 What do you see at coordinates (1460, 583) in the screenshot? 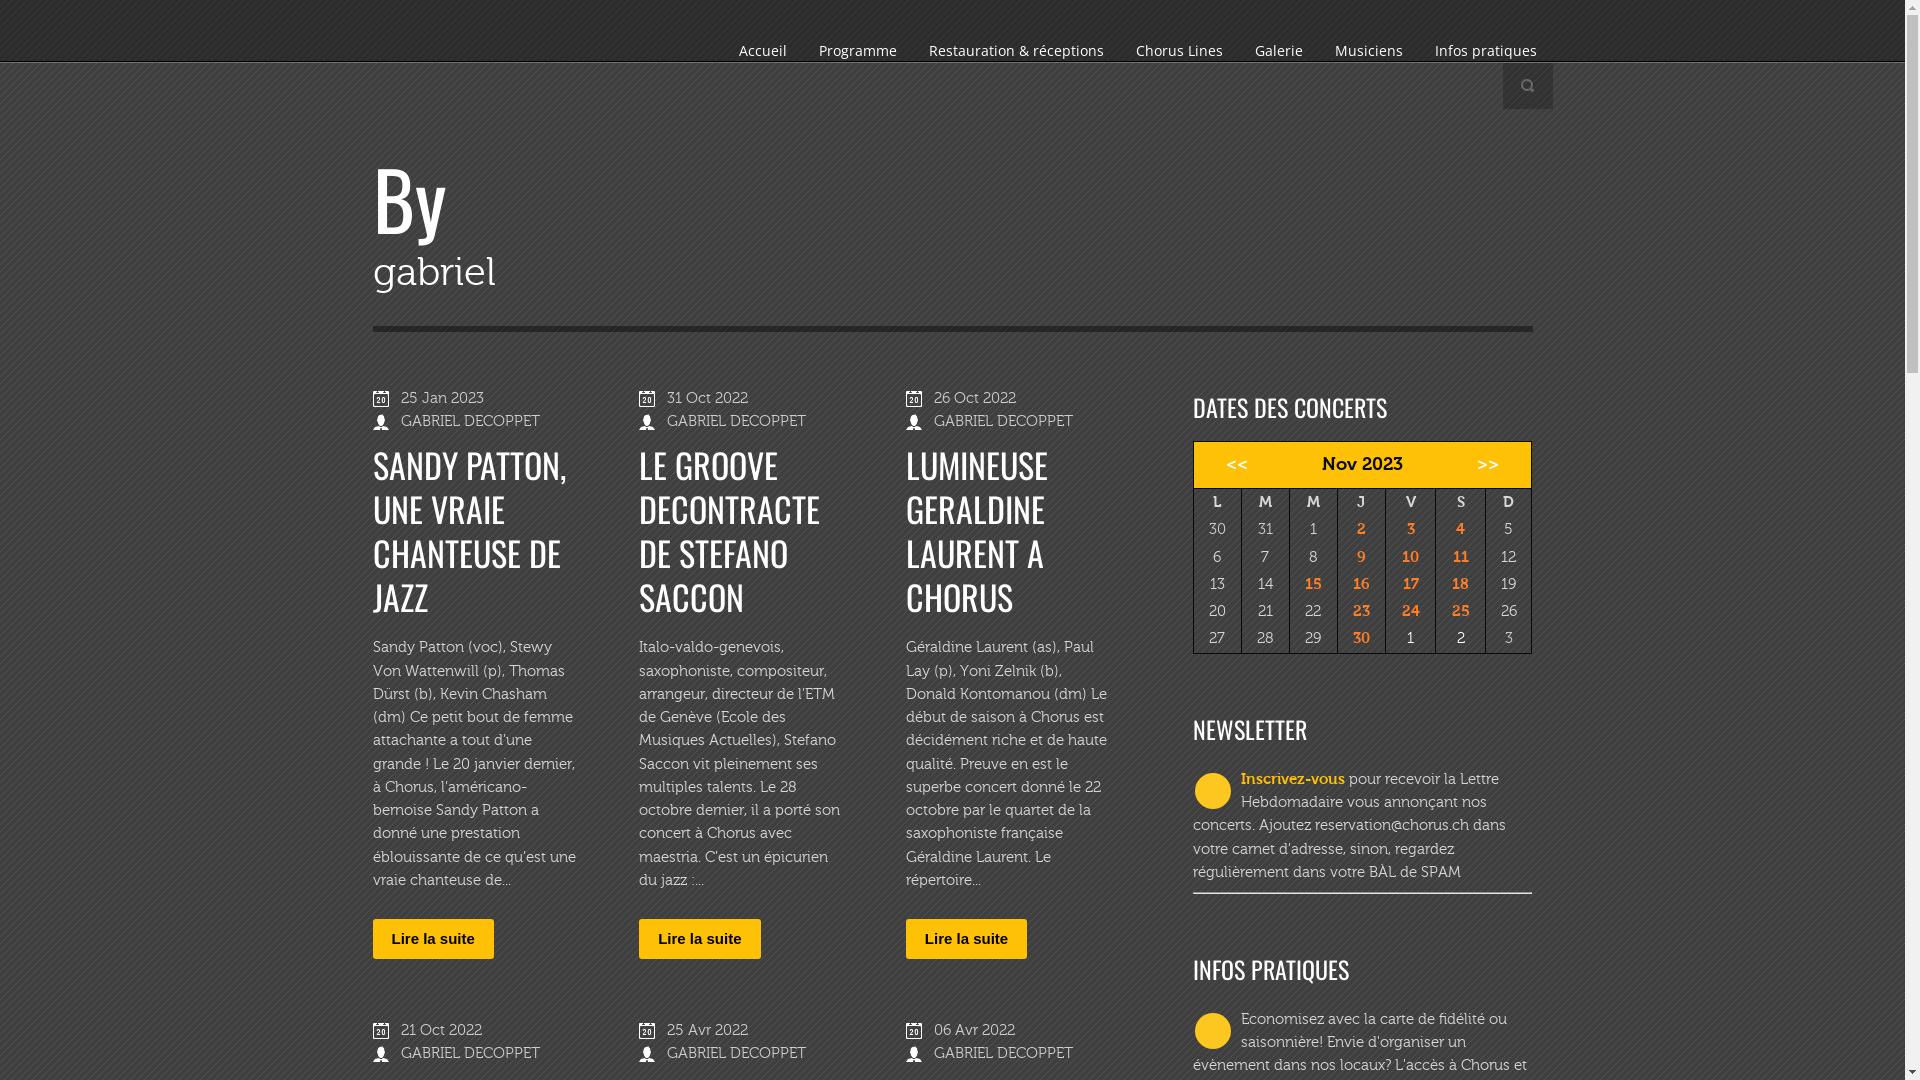
I see `'18'` at bounding box center [1460, 583].